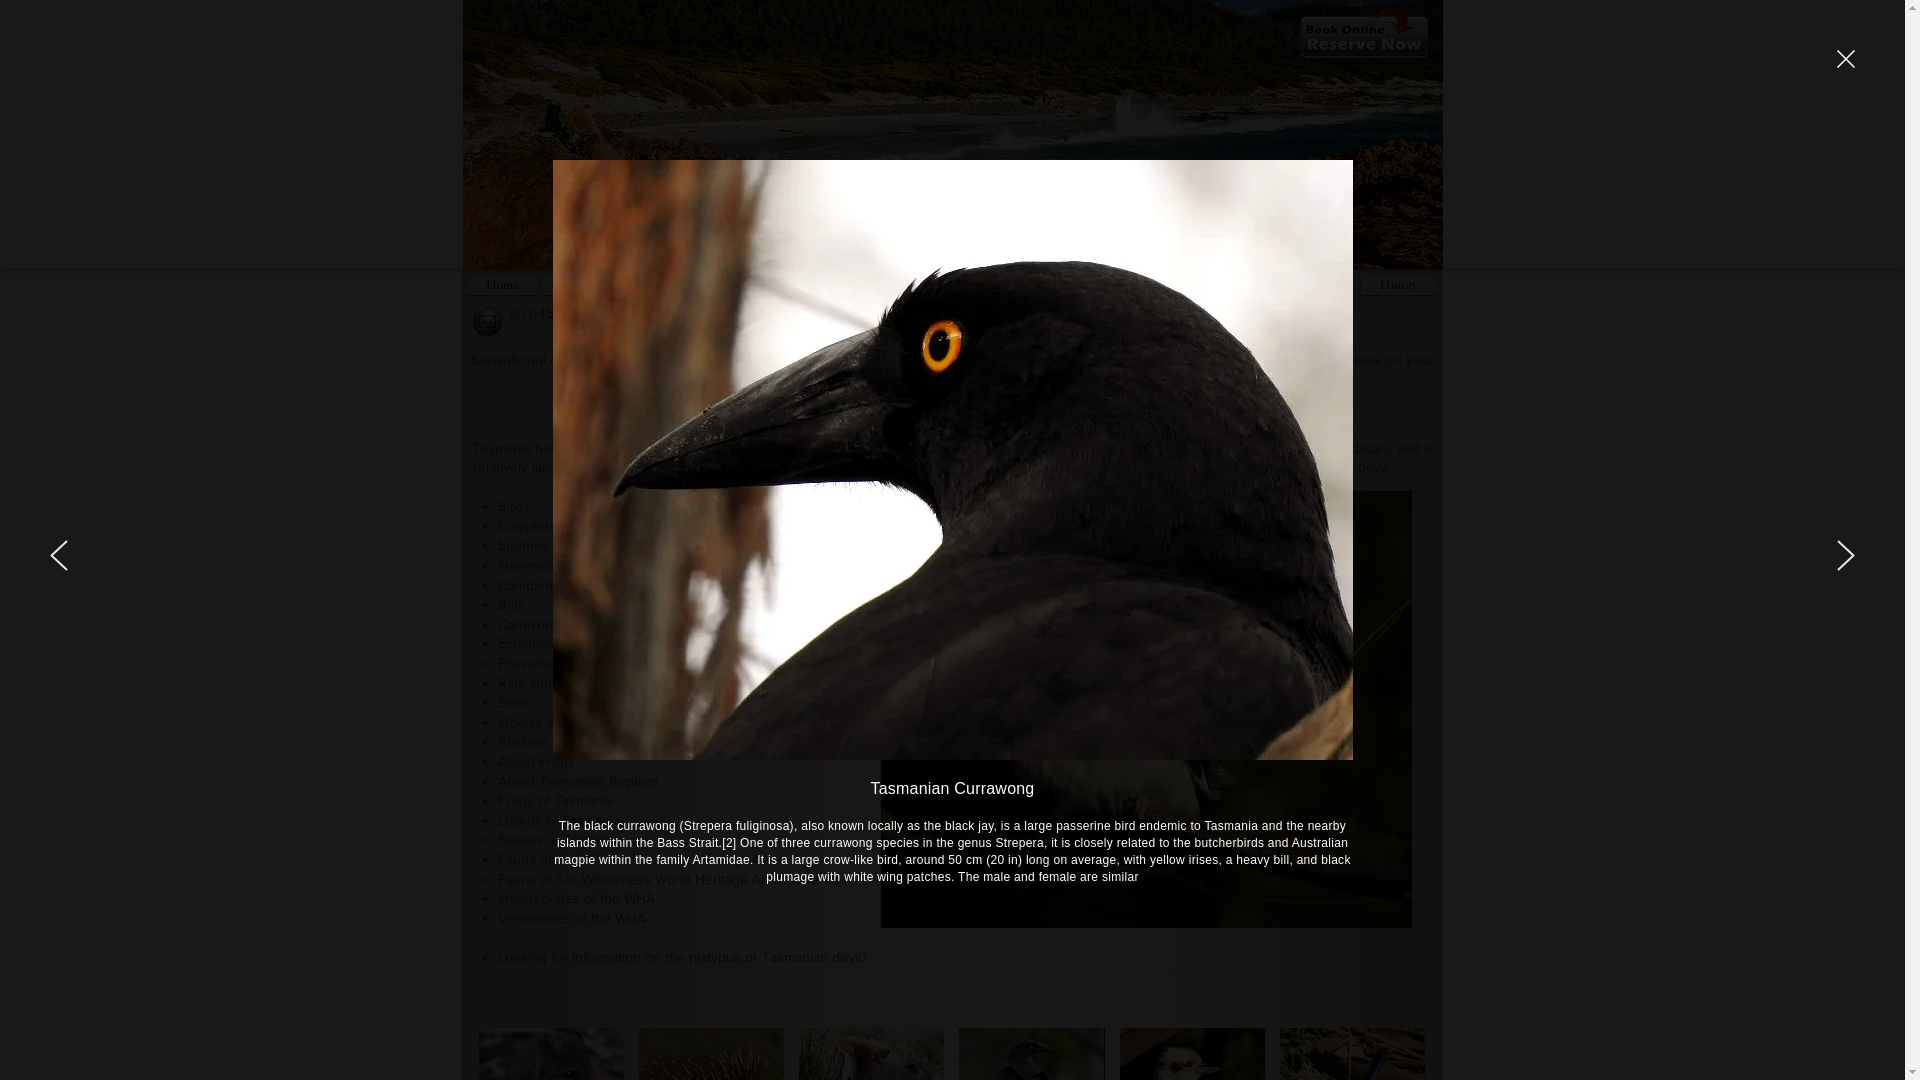  I want to click on 'Bats', so click(511, 603).